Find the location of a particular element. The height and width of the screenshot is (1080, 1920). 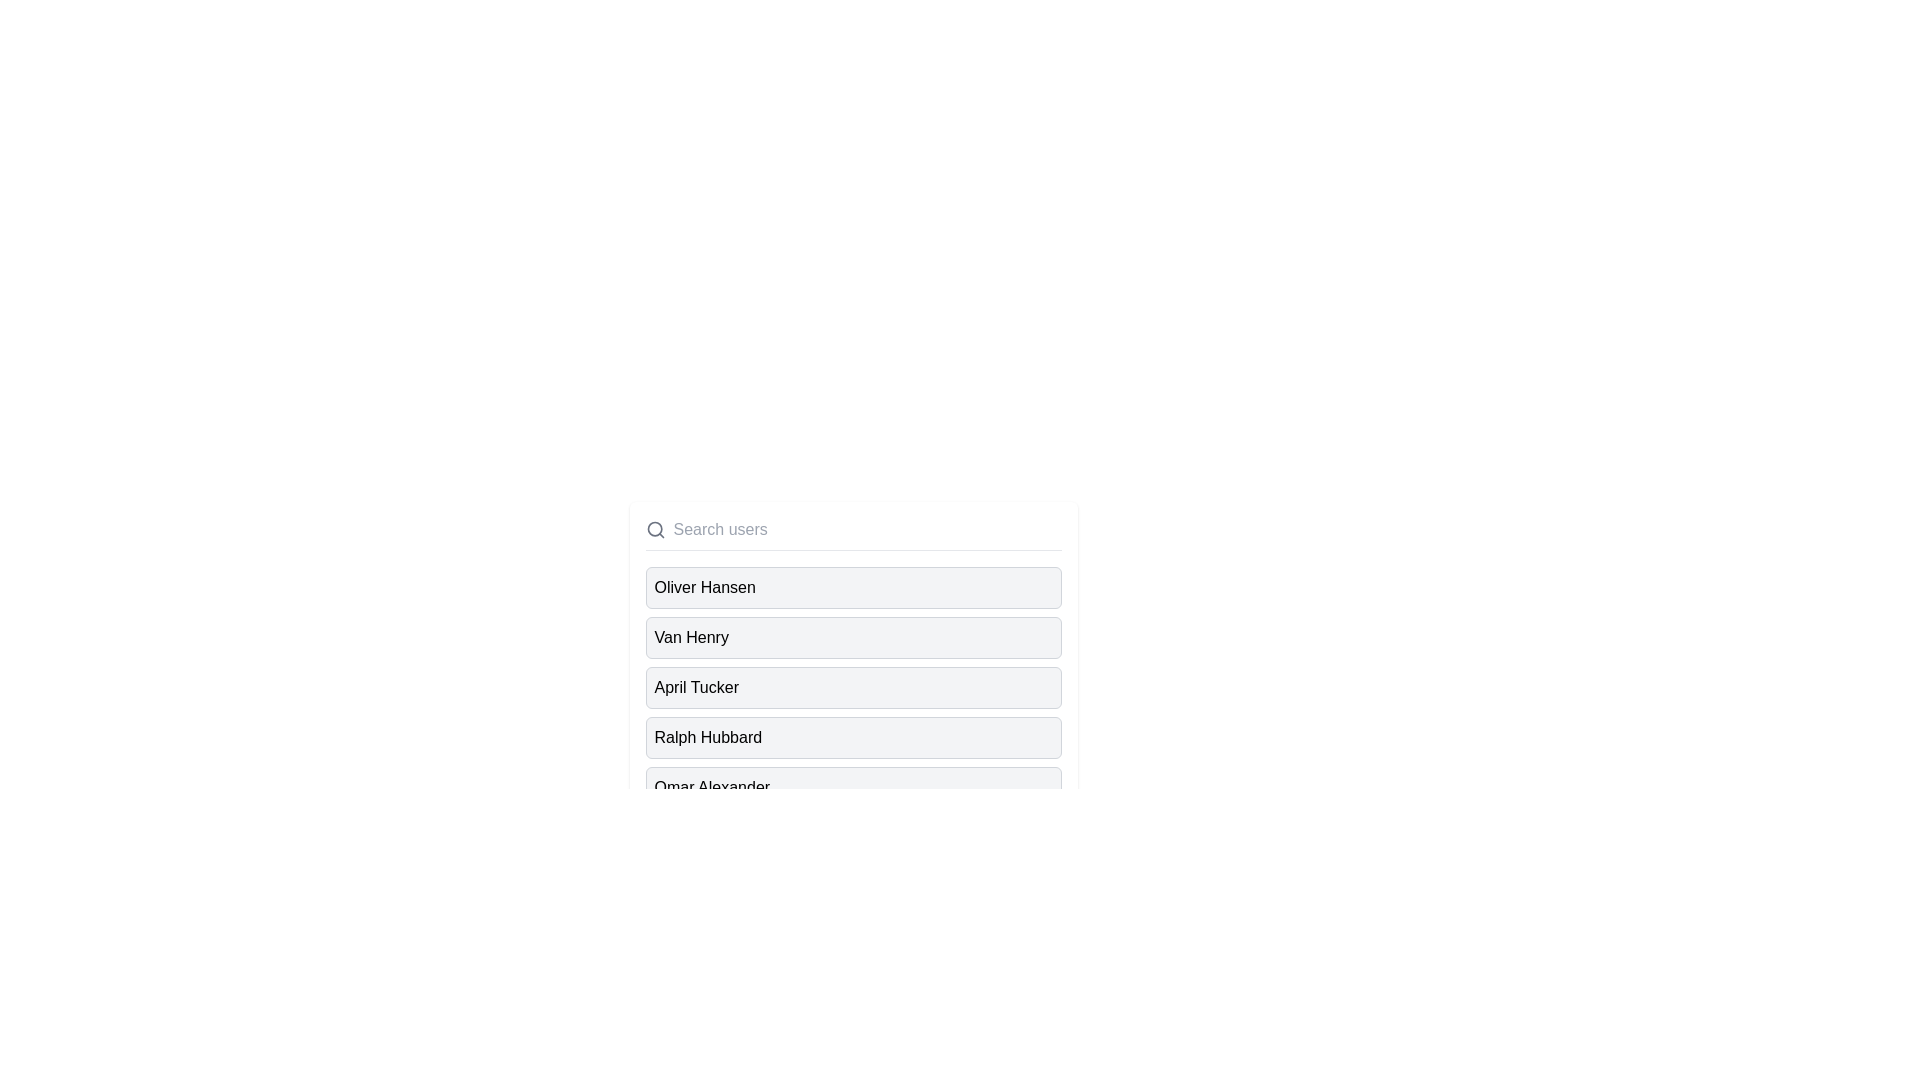

the text node displaying 'Van Henry' is located at coordinates (691, 637).